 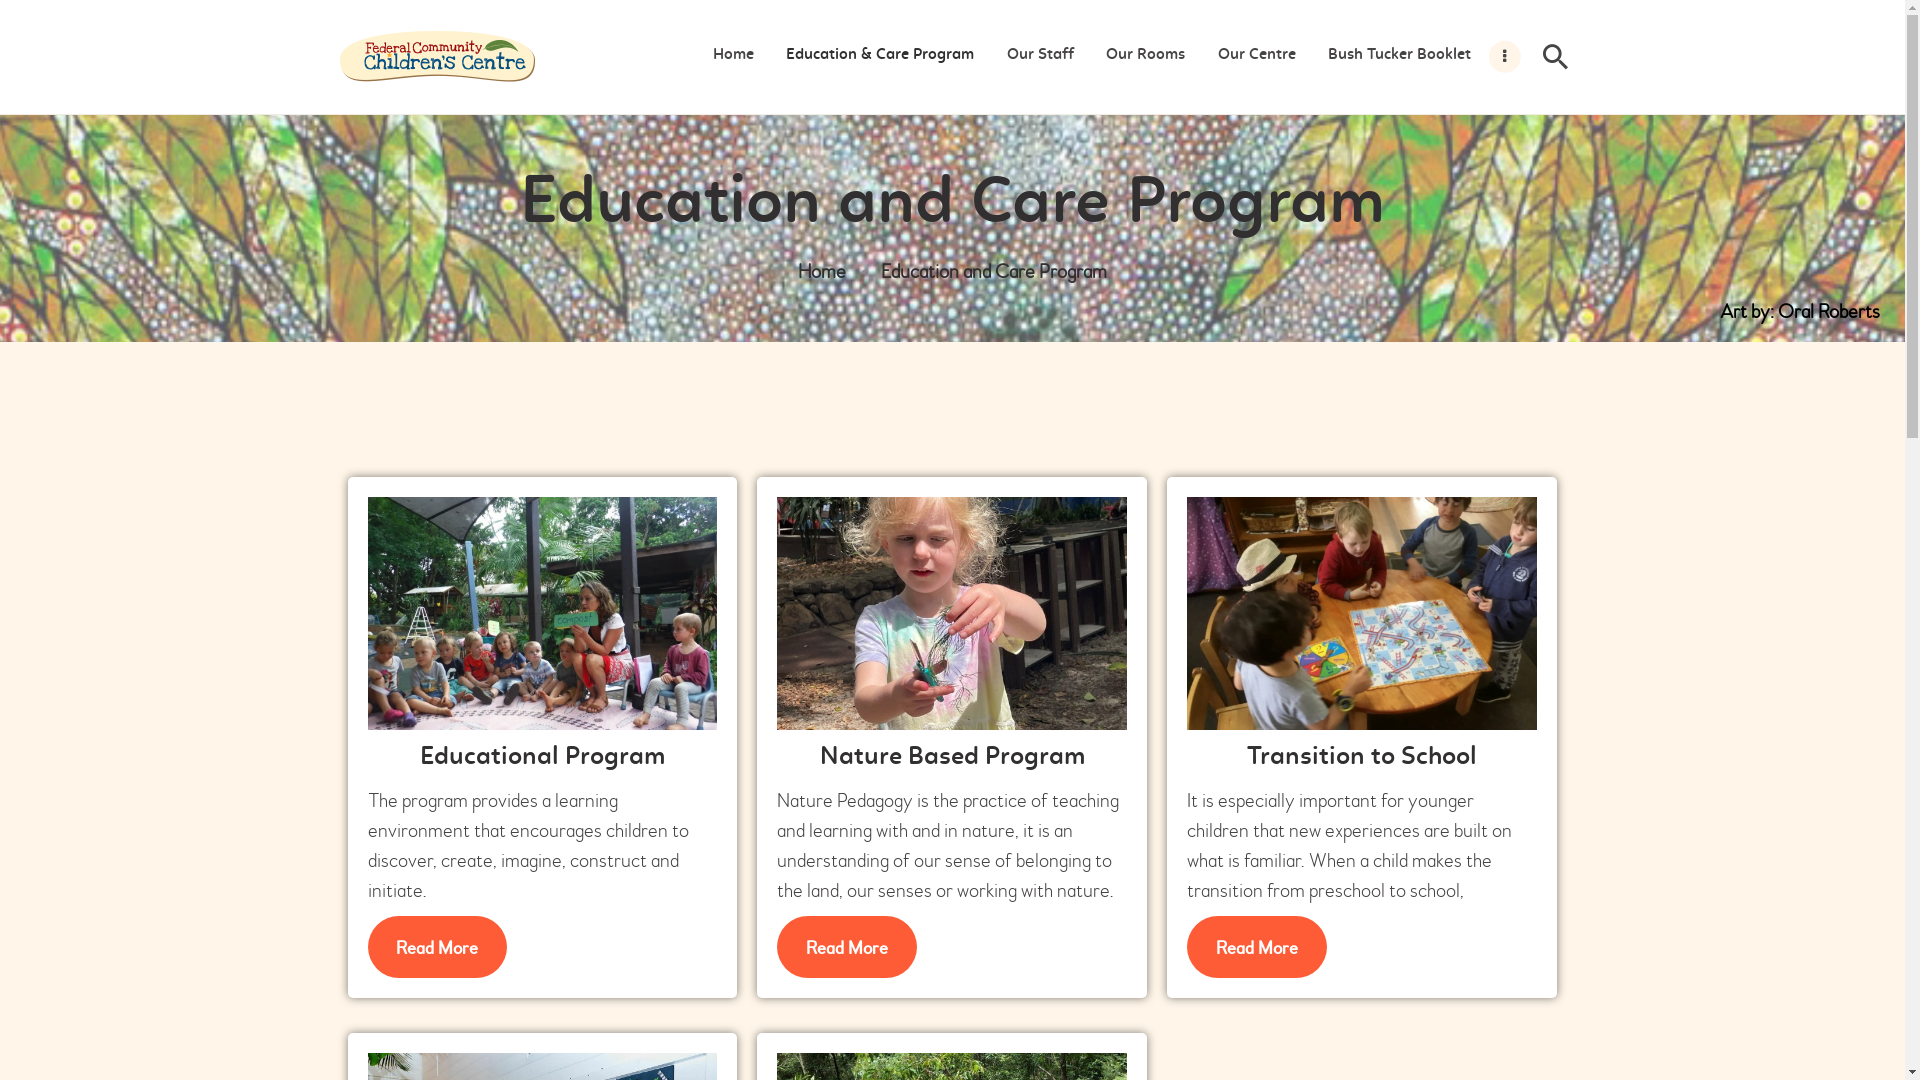 I want to click on 'nature based learning', so click(x=950, y=612).